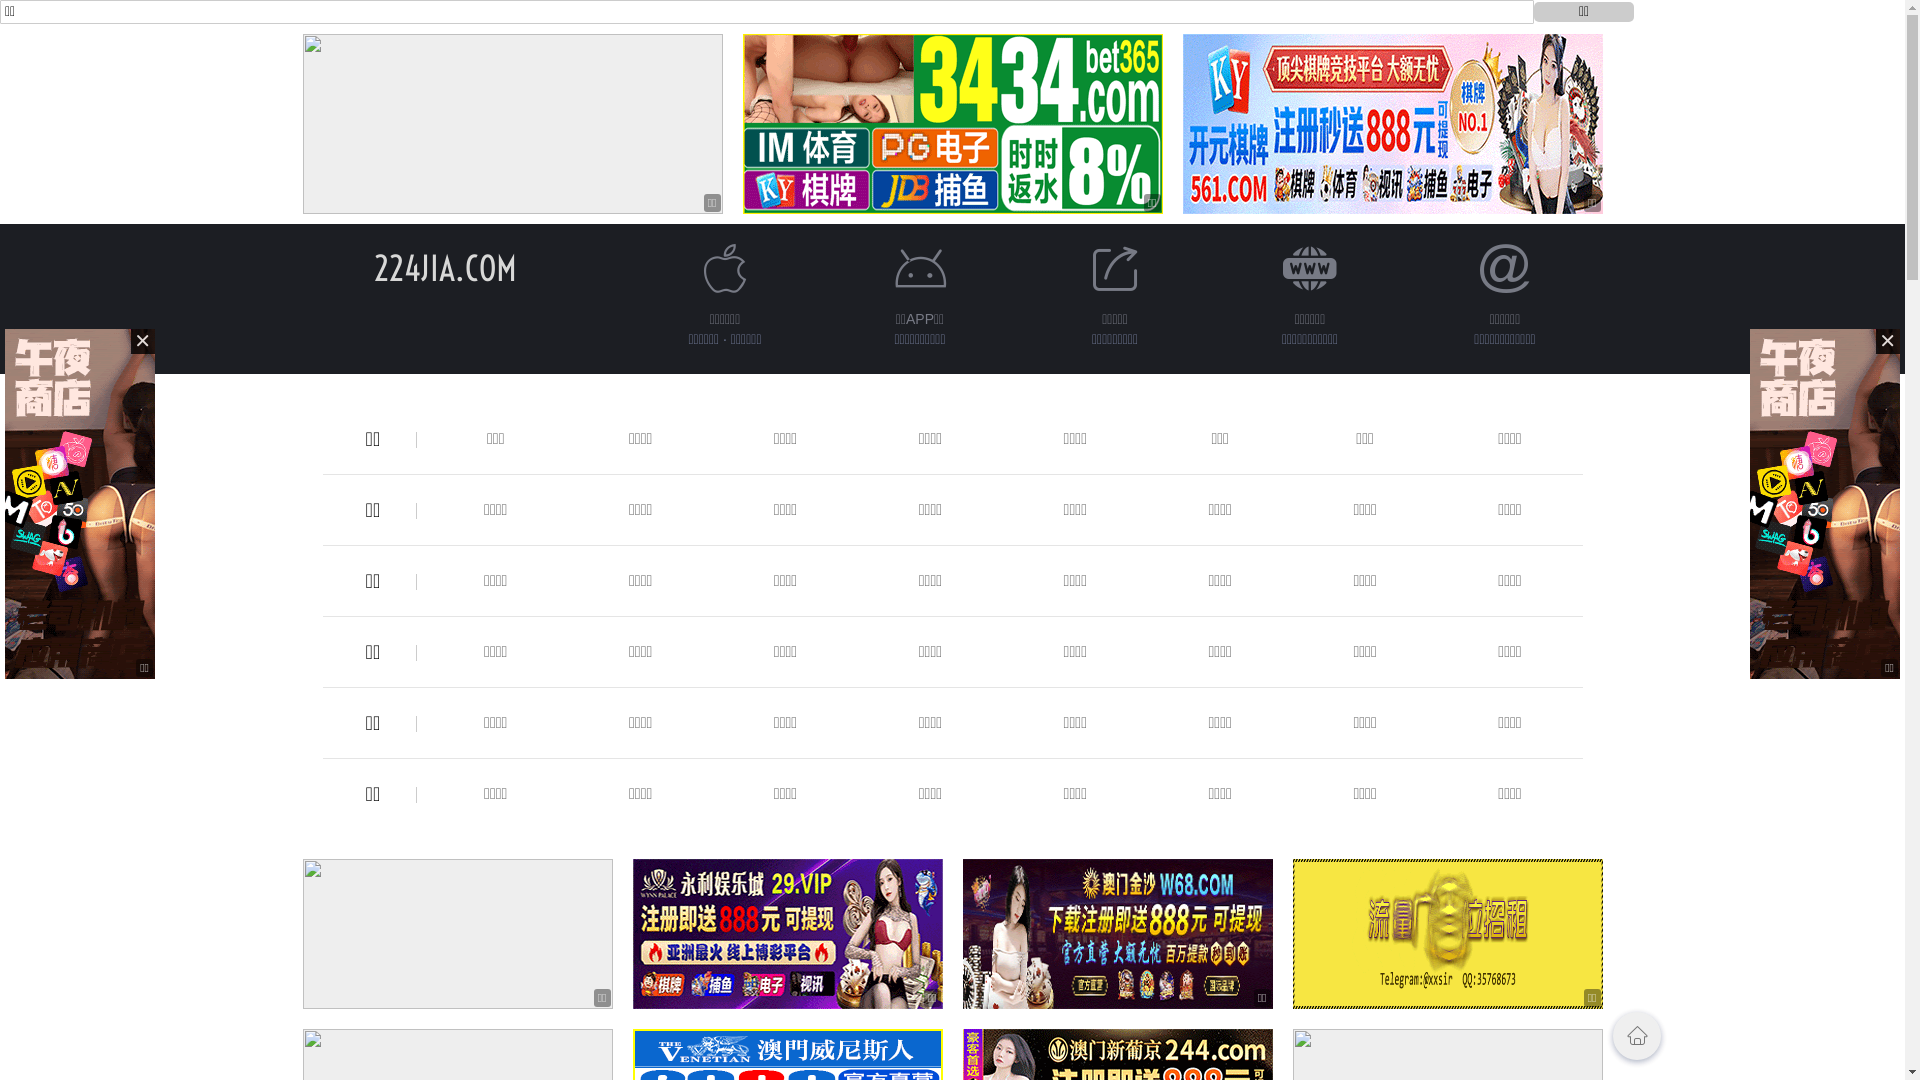 This screenshot has height=1080, width=1920. What do you see at coordinates (444, 267) in the screenshot?
I see `'224JIA.COM'` at bounding box center [444, 267].